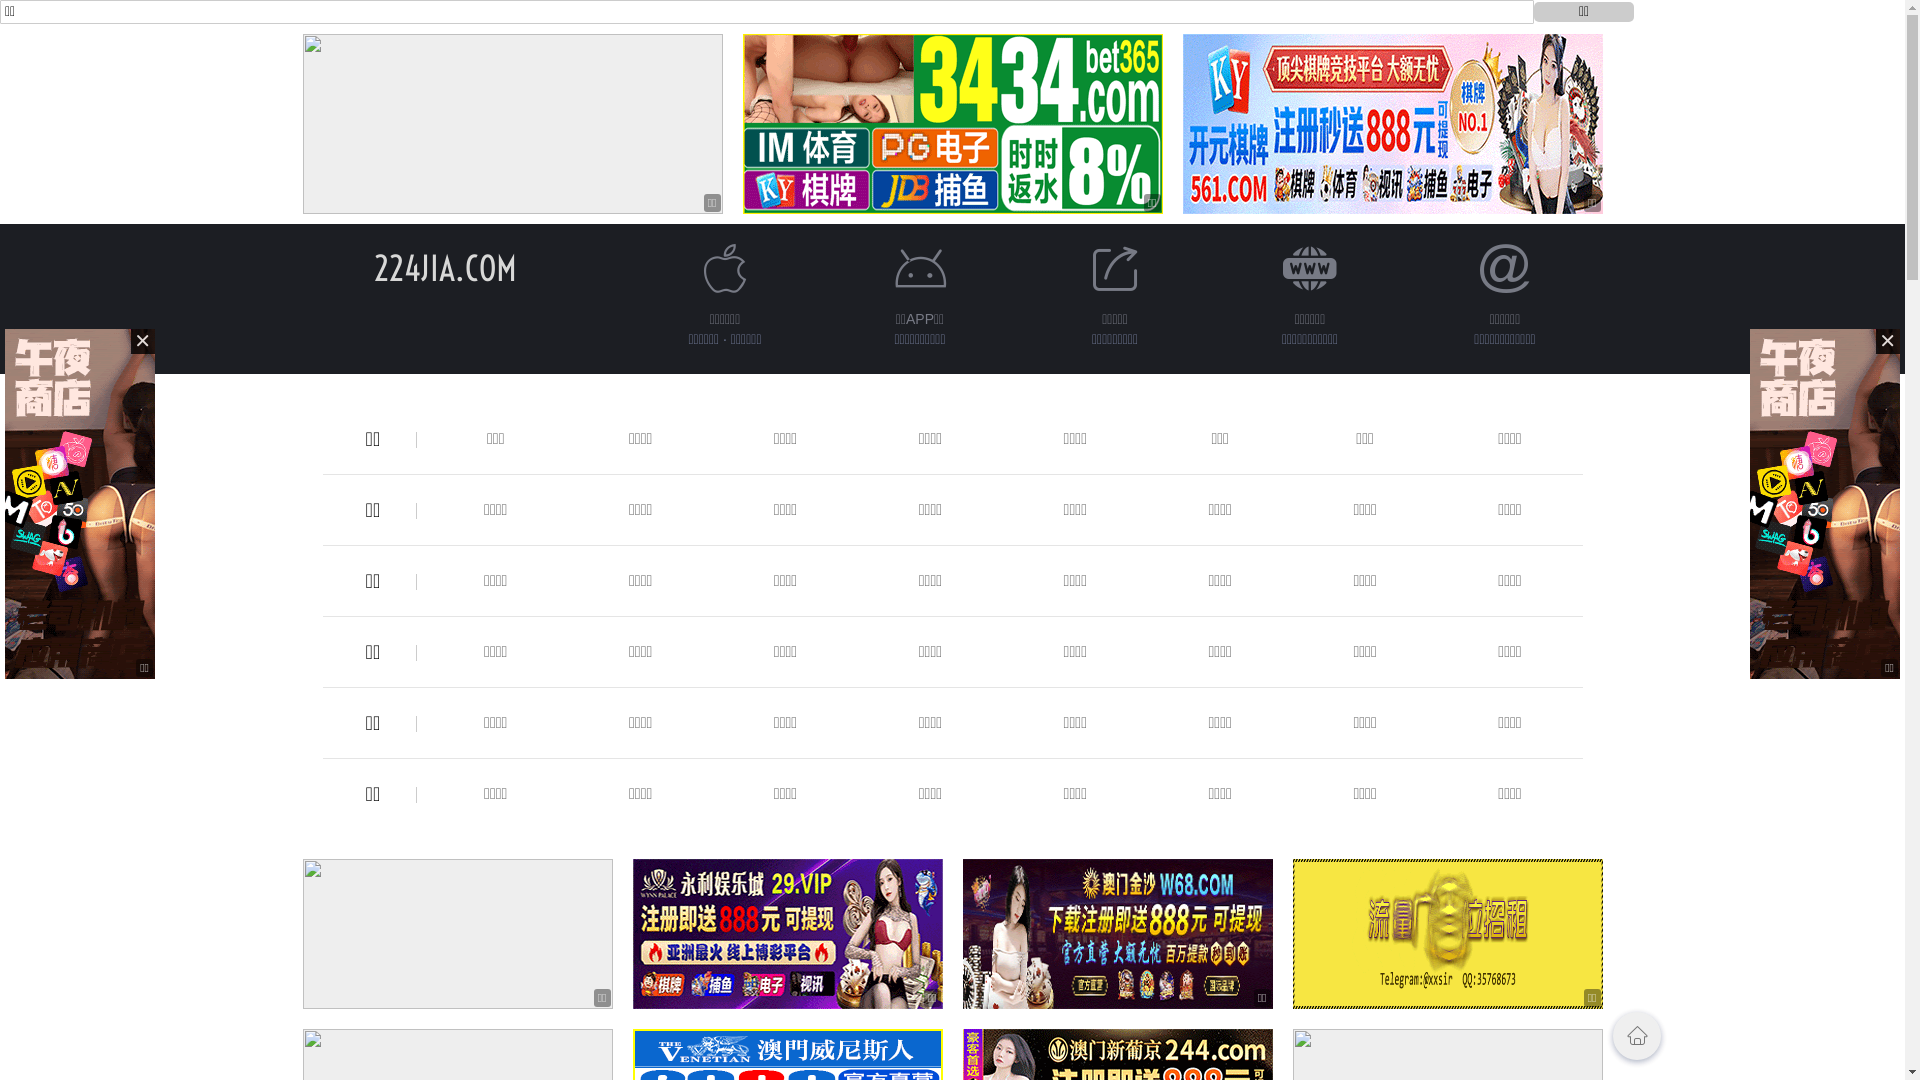 This screenshot has height=1080, width=1920. What do you see at coordinates (444, 267) in the screenshot?
I see `'224JIA.COM'` at bounding box center [444, 267].